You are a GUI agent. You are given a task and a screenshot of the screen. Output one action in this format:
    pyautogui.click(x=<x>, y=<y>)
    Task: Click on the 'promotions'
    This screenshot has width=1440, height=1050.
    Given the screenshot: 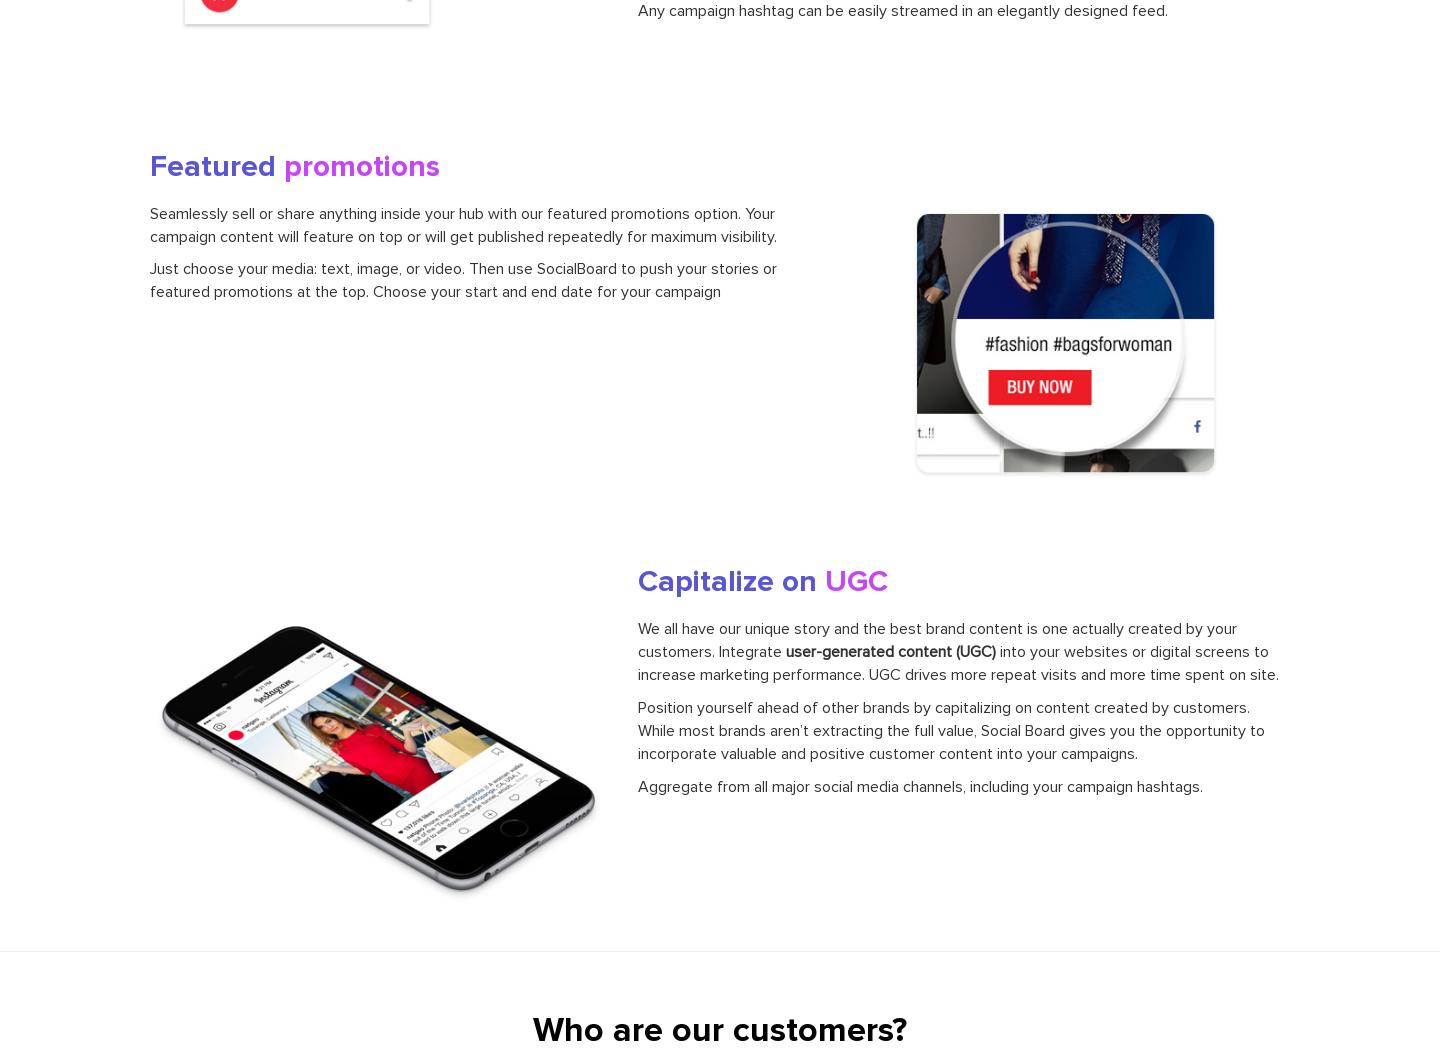 What is the action you would take?
    pyautogui.click(x=361, y=165)
    